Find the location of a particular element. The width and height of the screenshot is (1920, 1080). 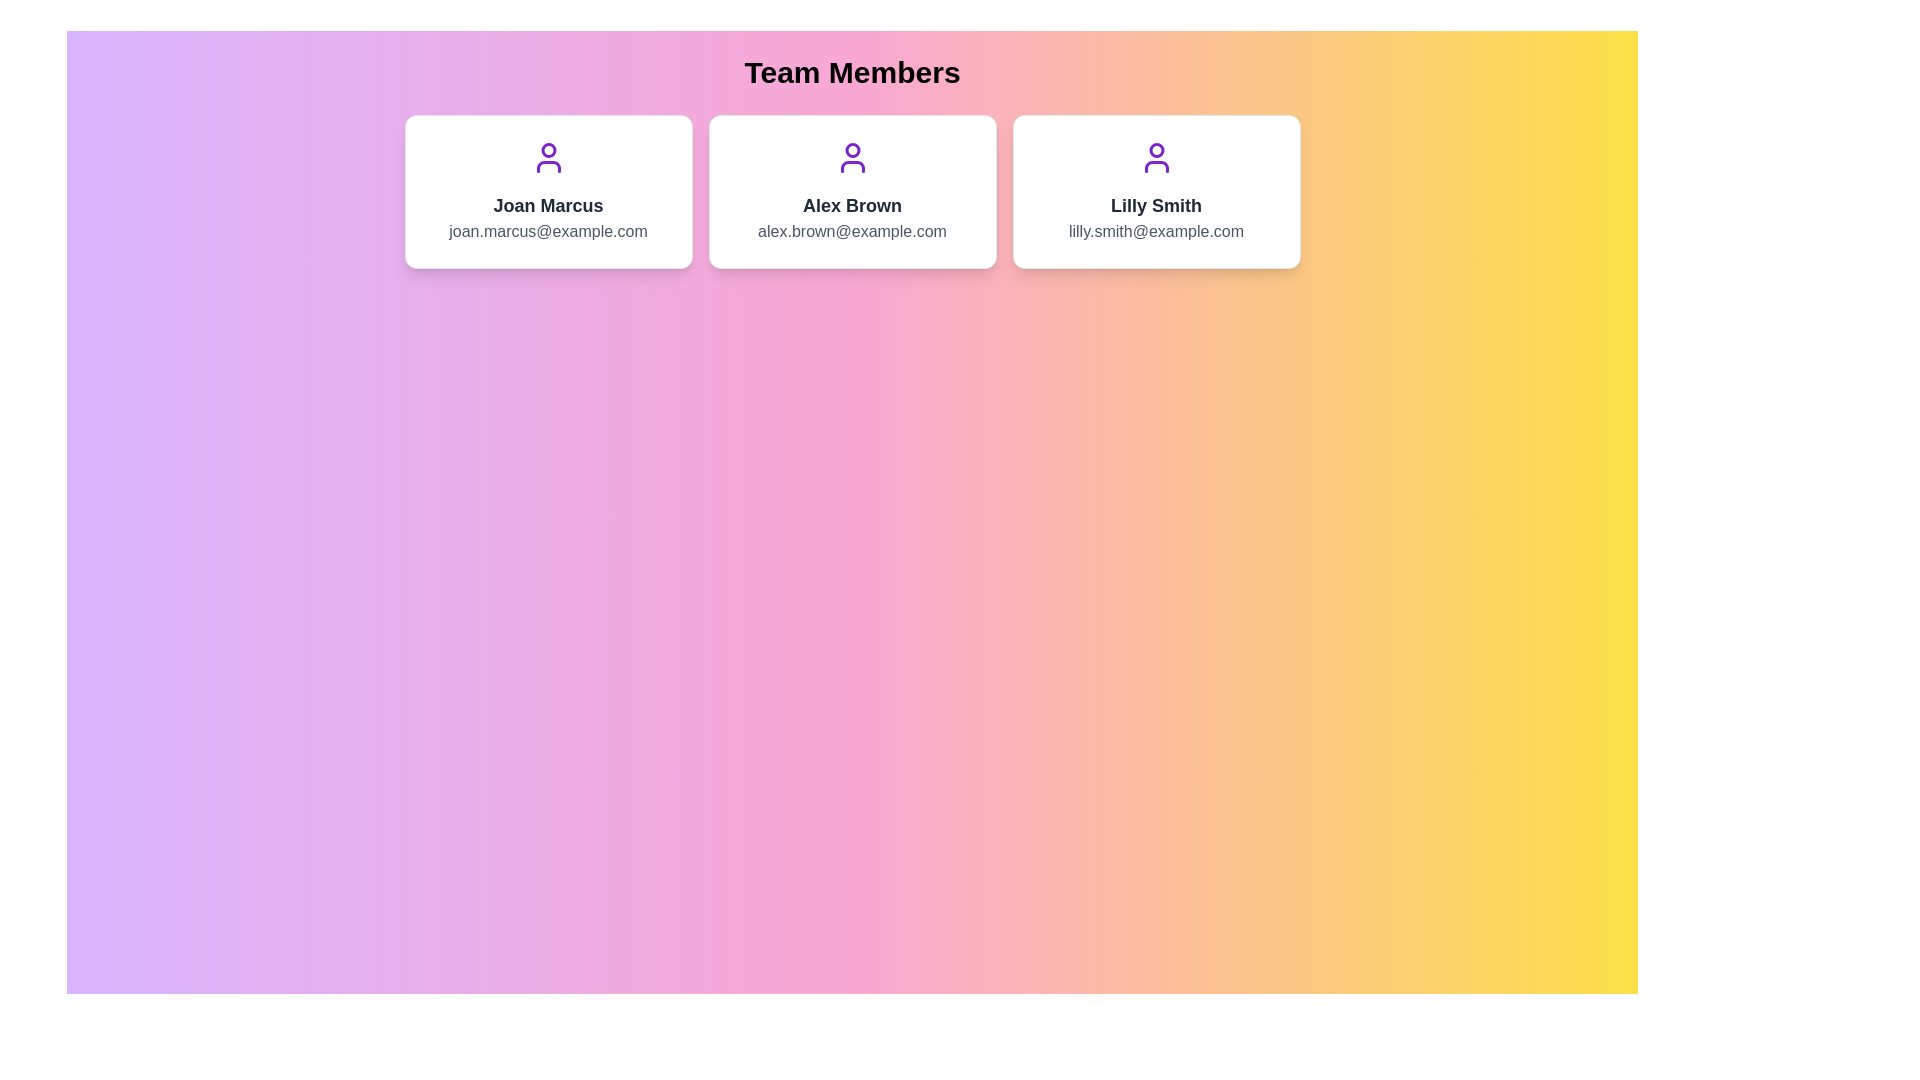

the circular avatar icon representing 'Alex Brown' located in the top region of the middle card in the team member profiles is located at coordinates (852, 149).